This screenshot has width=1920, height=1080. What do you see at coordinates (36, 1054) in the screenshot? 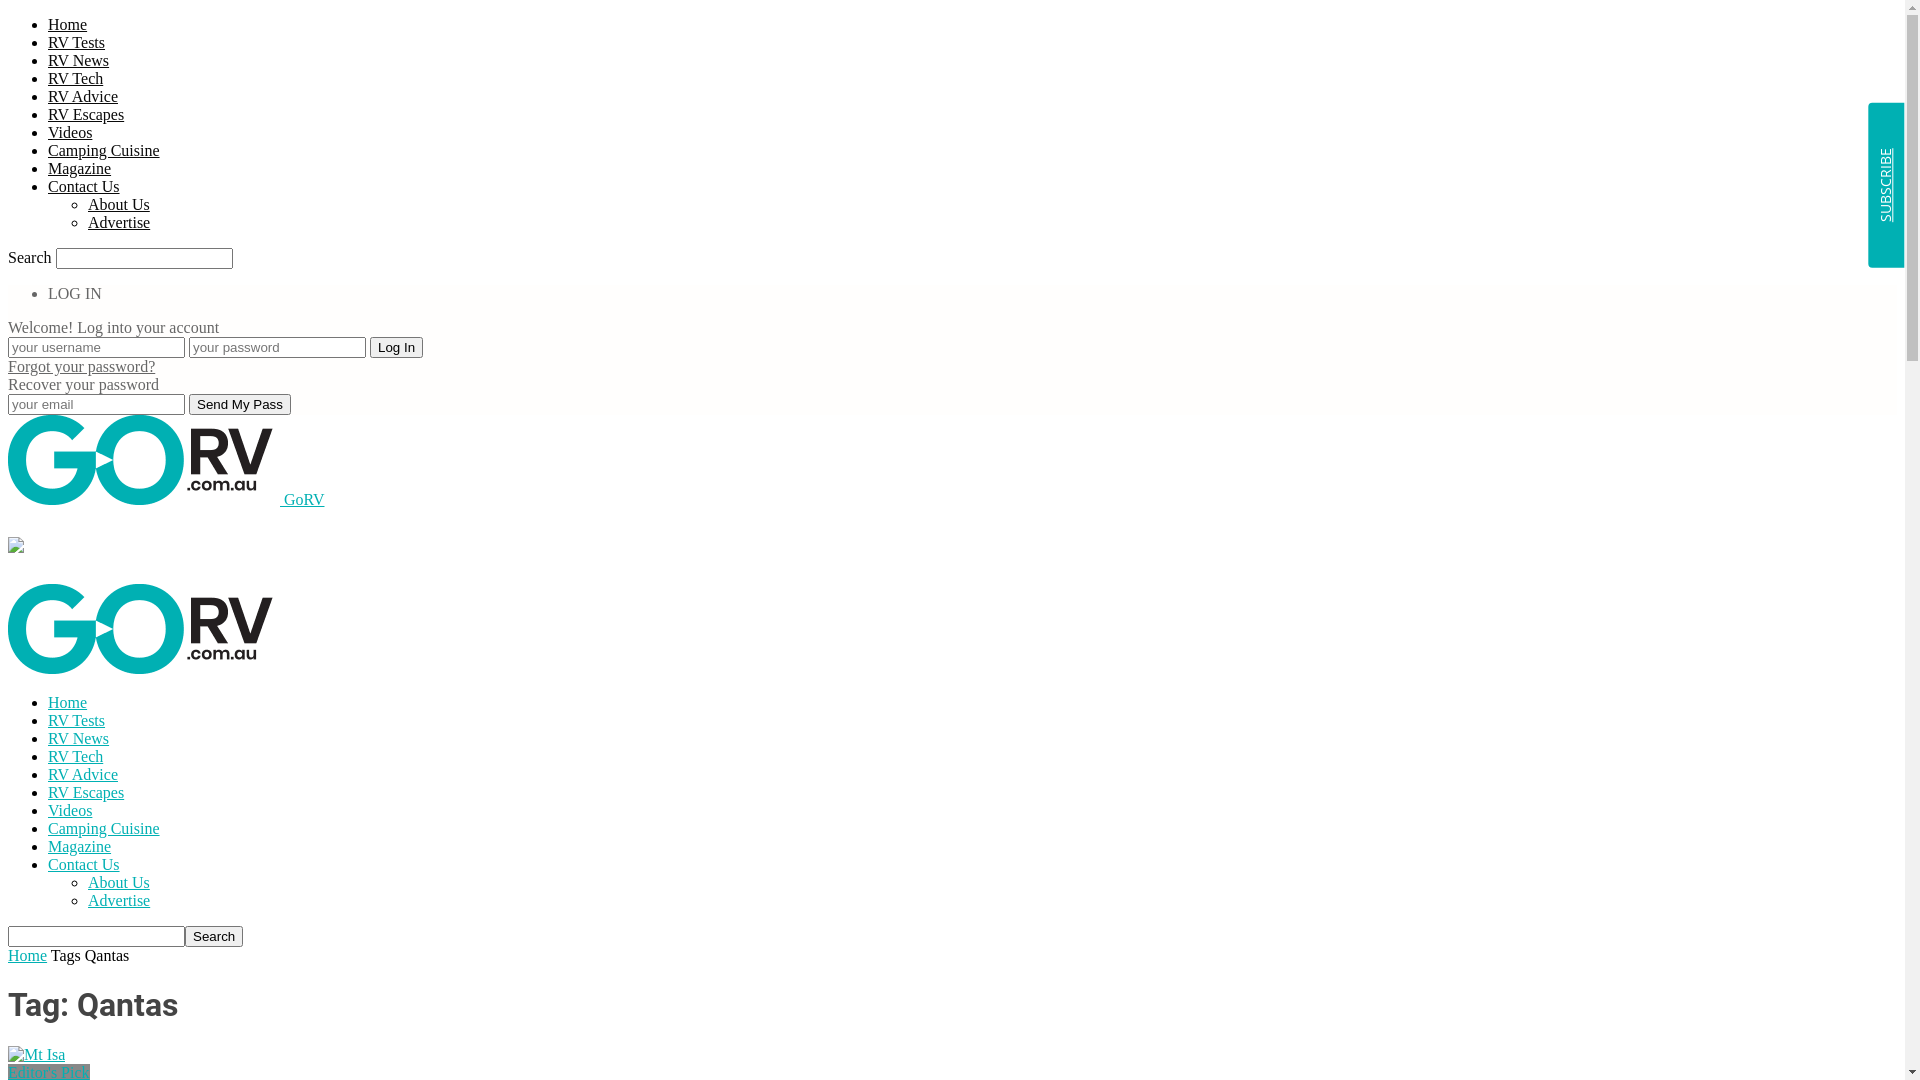
I see `'East of Mt Isa'` at bounding box center [36, 1054].